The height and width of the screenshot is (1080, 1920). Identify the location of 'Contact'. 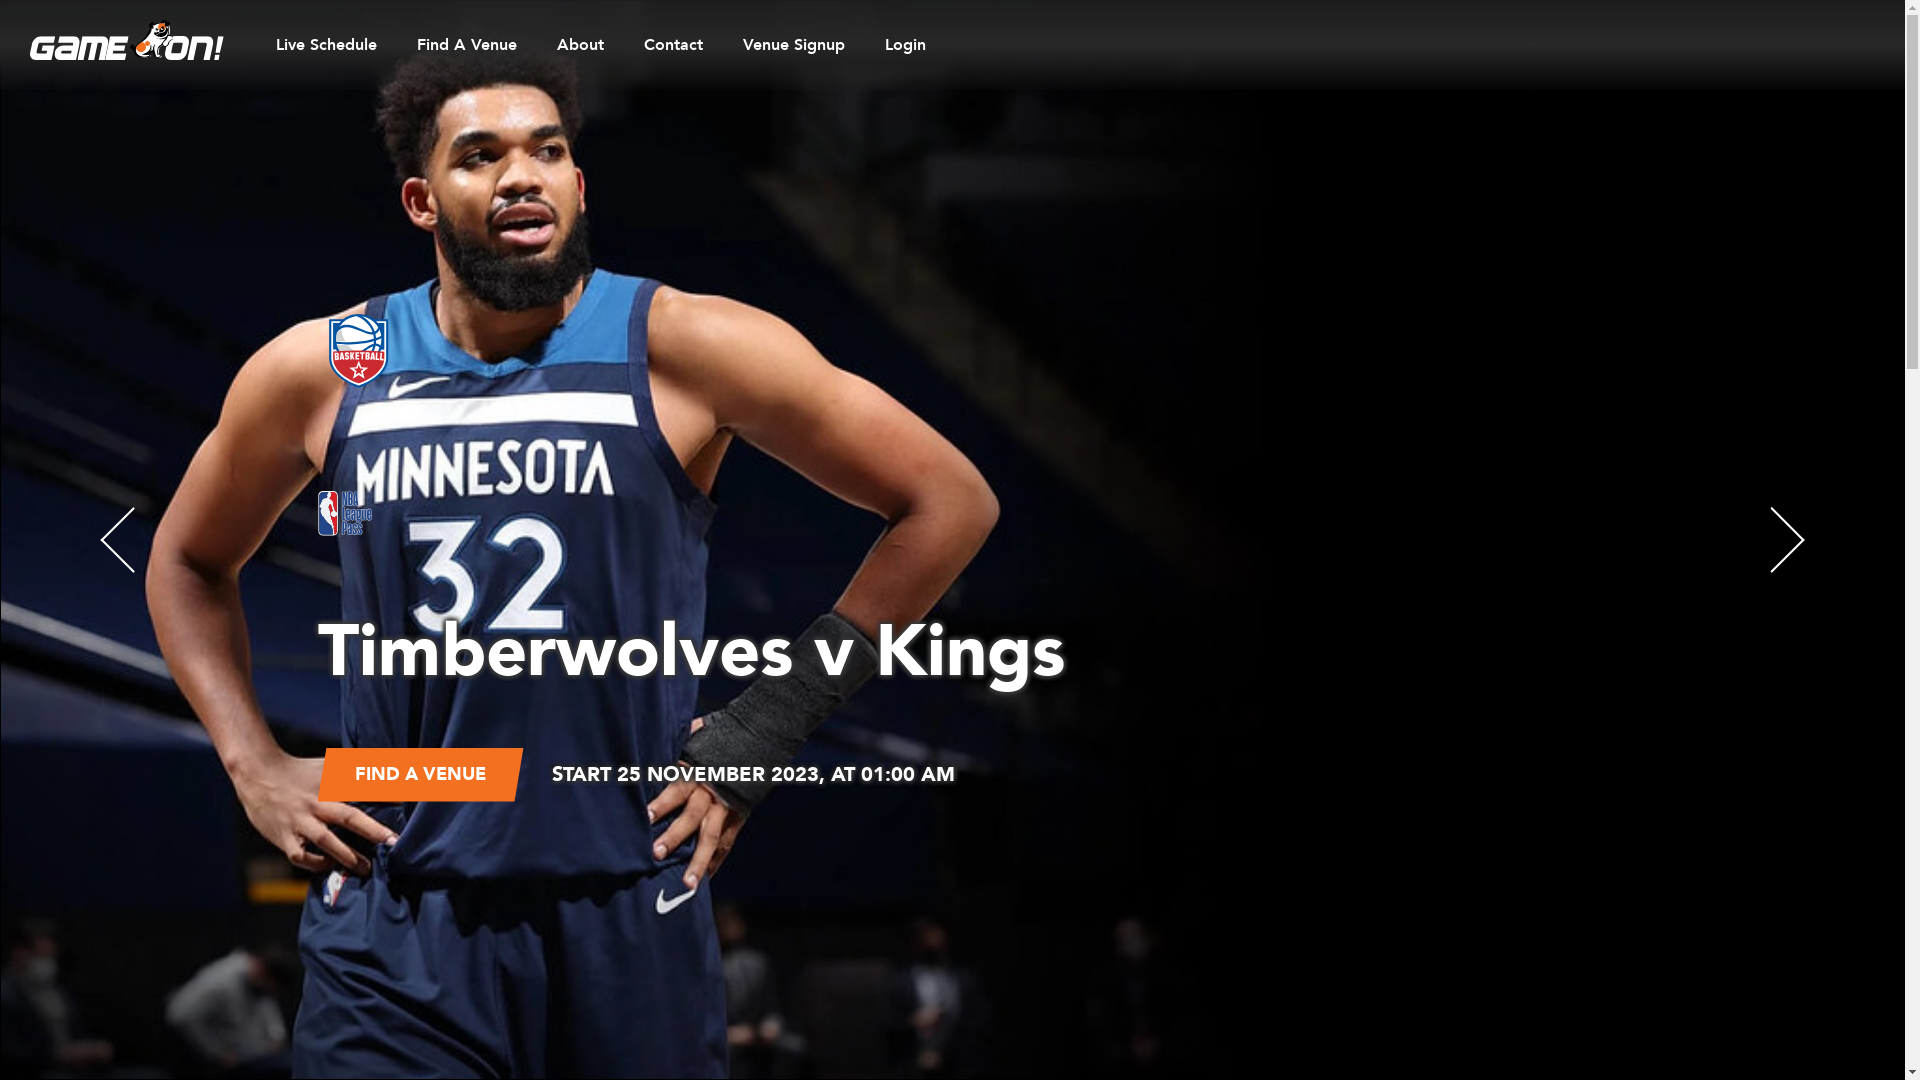
(673, 45).